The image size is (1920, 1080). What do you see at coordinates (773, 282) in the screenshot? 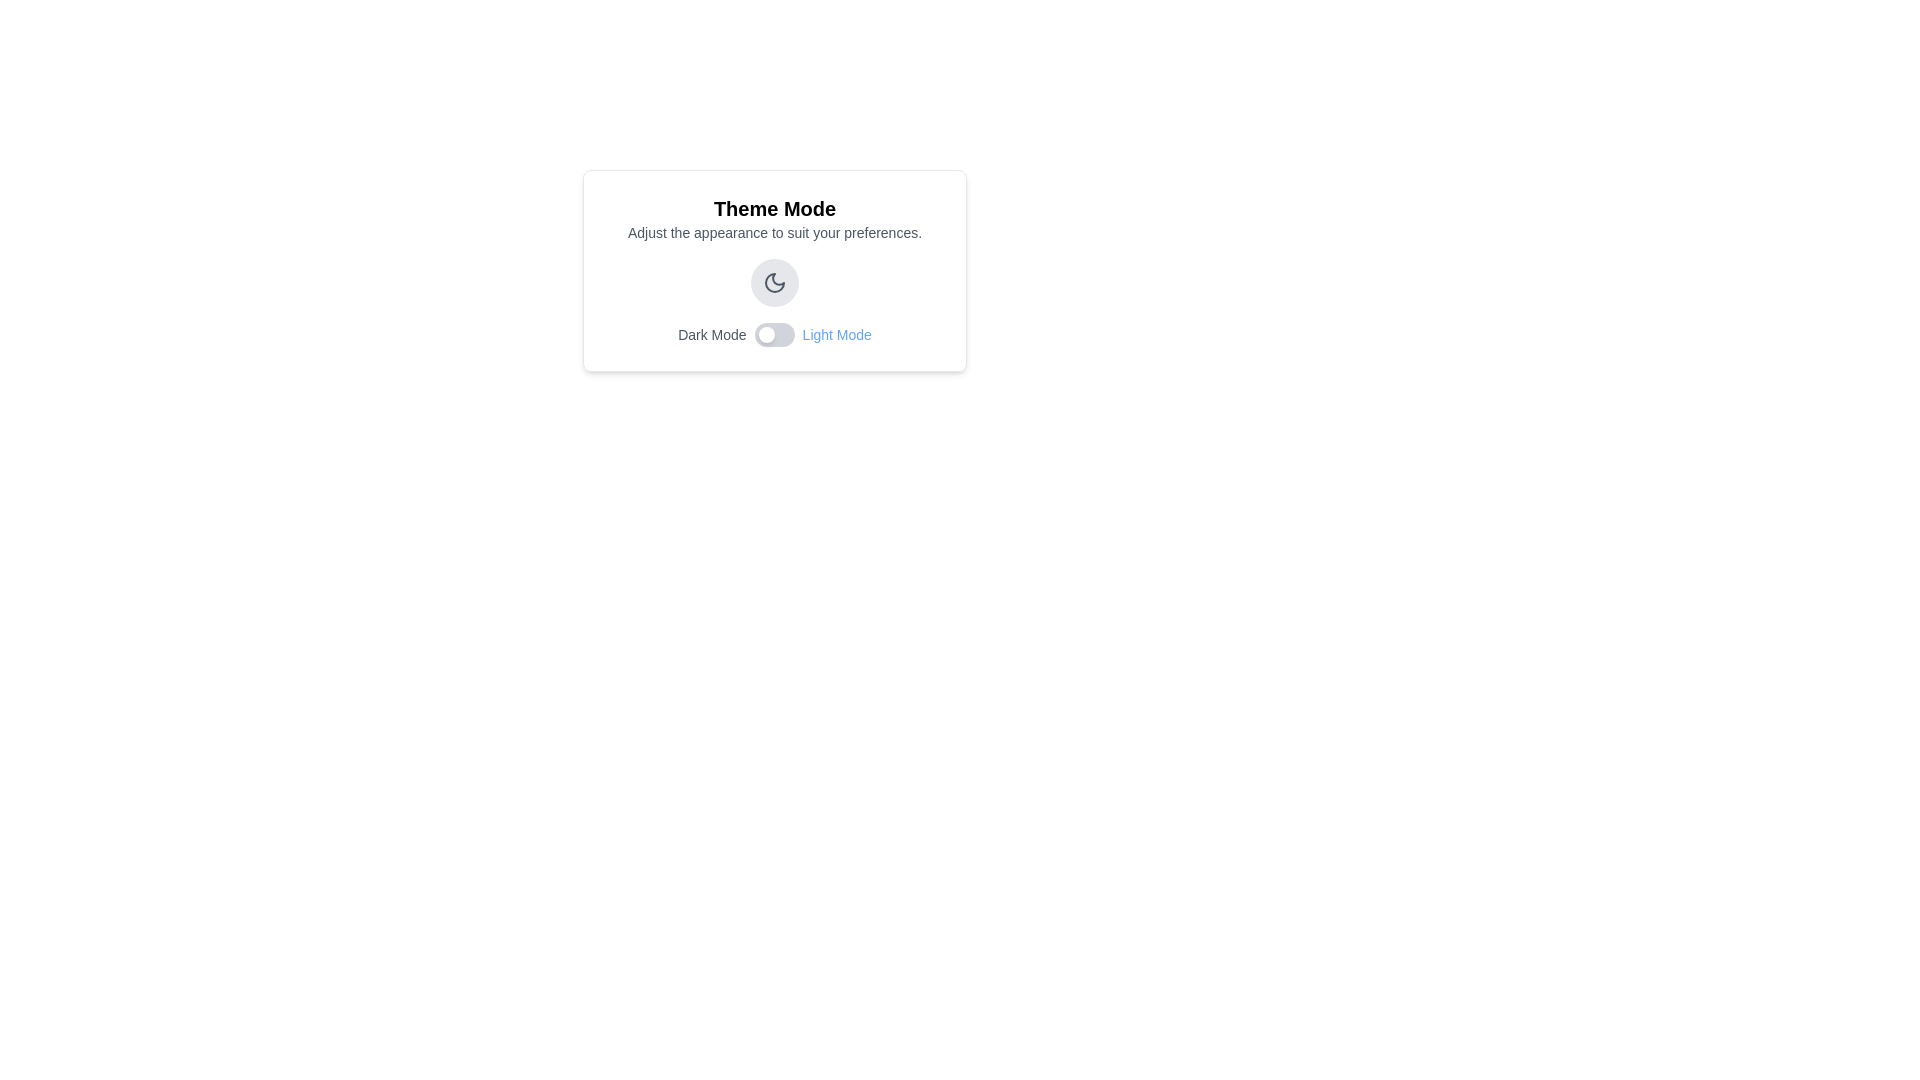
I see `the circular icon with a crescent moon symbol, which is located slightly below the title text 'Theme Mode' and above the toggle switch for dark mode and light mode options` at bounding box center [773, 282].